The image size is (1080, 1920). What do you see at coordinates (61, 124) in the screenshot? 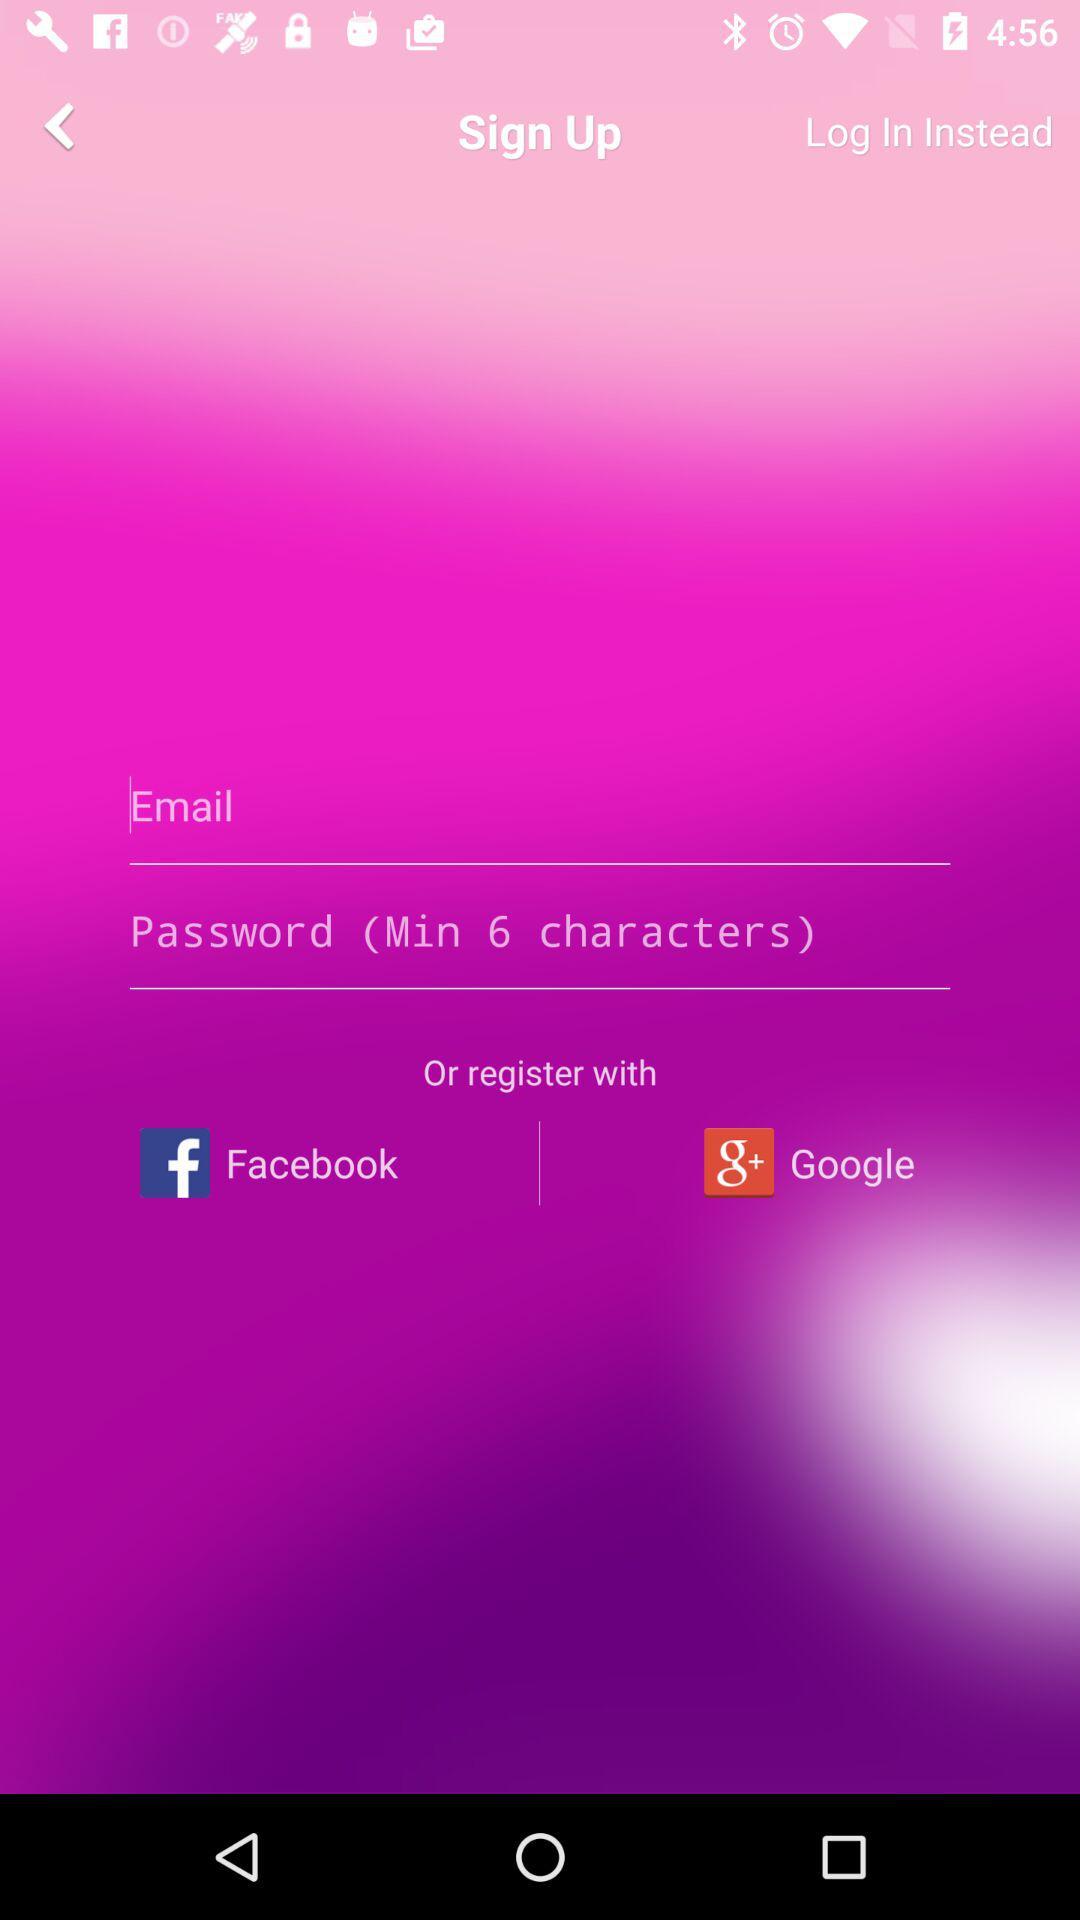
I see `app to the left of sign up` at bounding box center [61, 124].